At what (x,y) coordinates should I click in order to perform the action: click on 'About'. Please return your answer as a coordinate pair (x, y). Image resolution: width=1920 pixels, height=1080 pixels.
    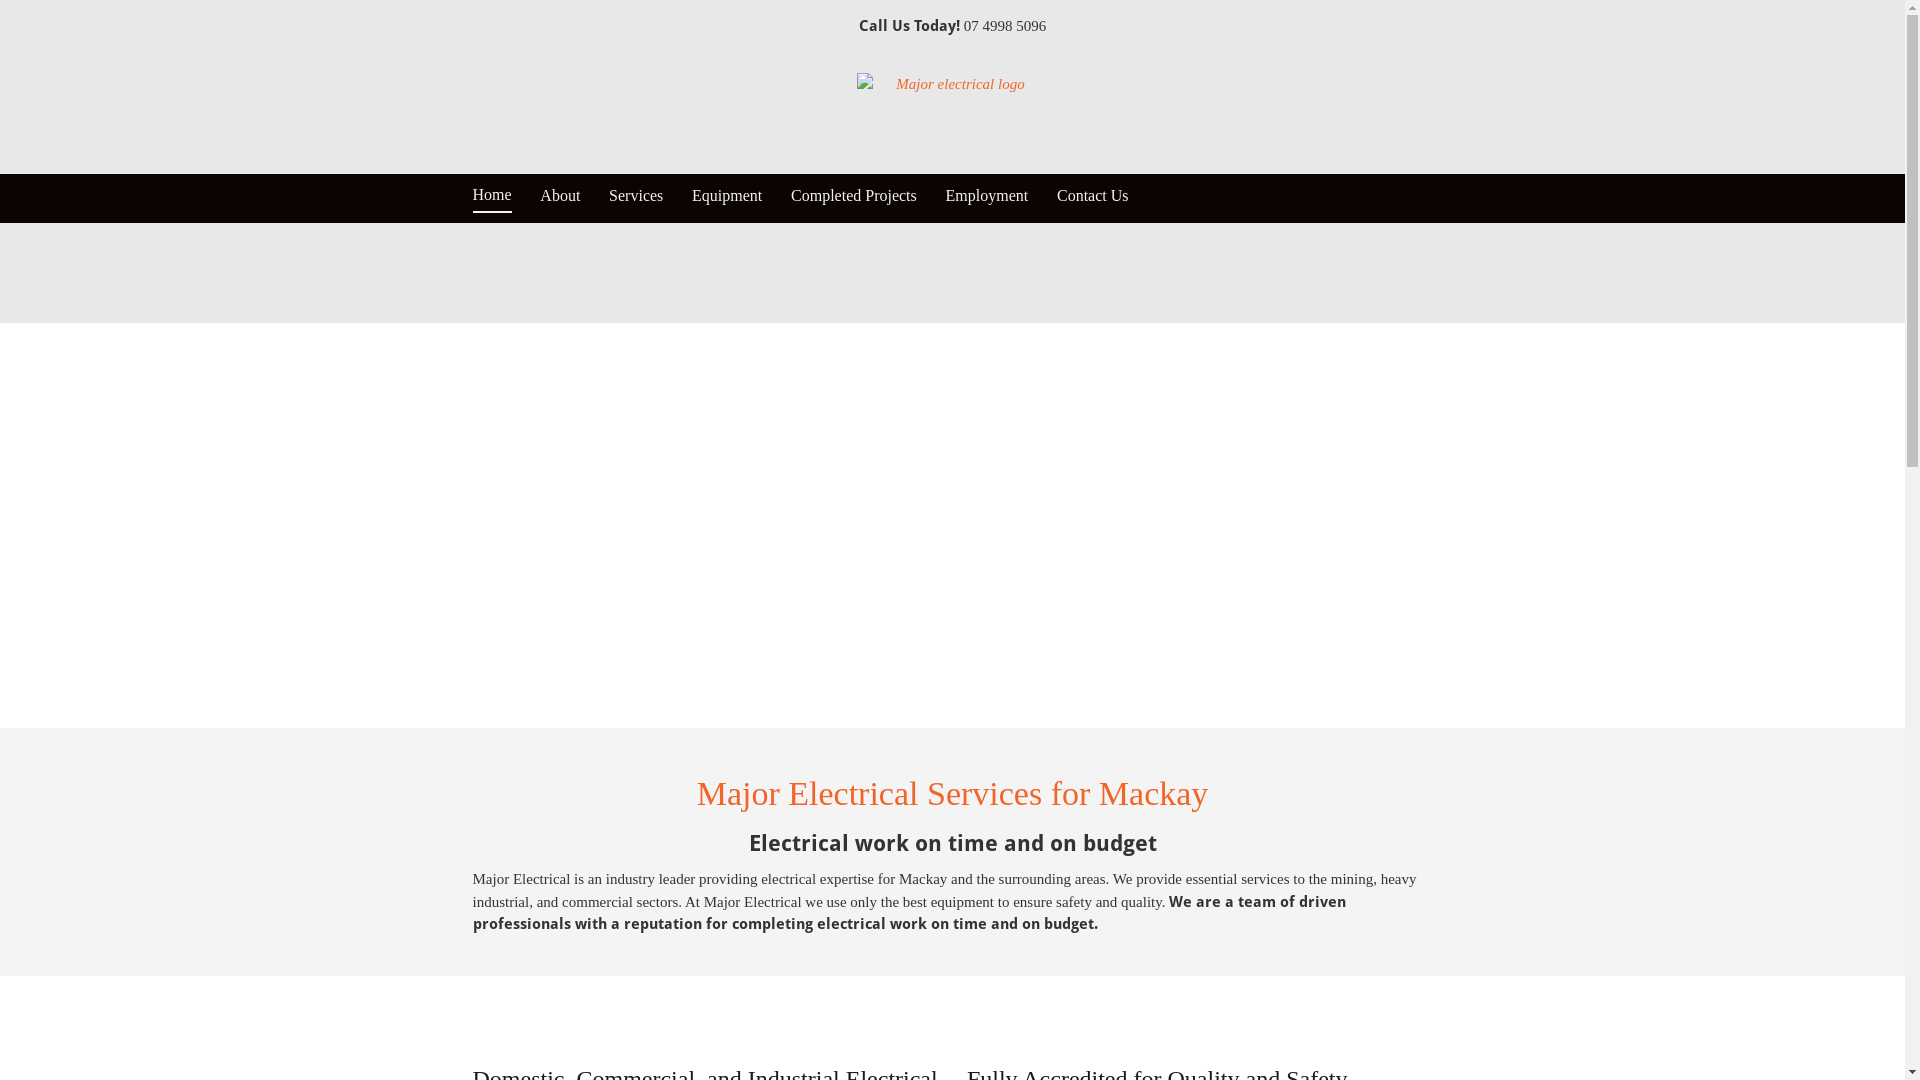
    Looking at the image, I should click on (539, 197).